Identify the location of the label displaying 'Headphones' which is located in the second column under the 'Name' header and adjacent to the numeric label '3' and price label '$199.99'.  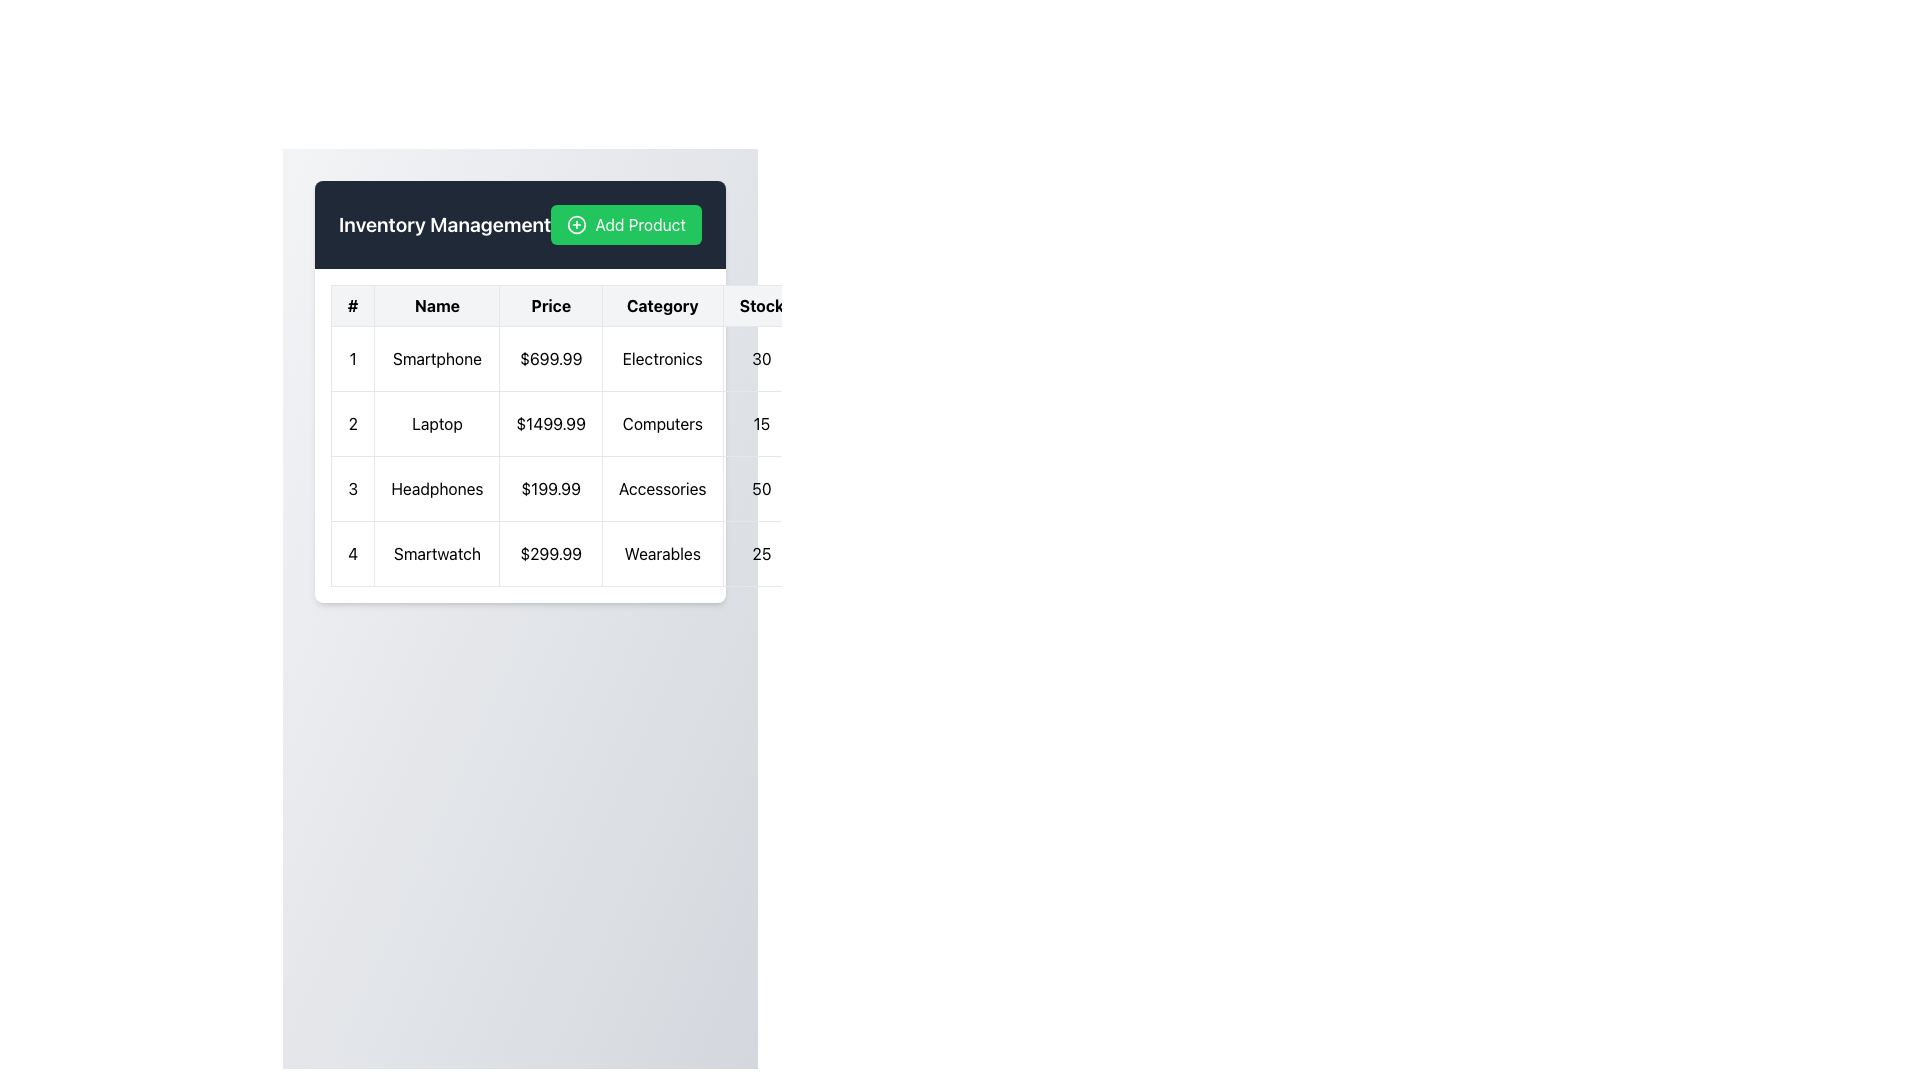
(436, 489).